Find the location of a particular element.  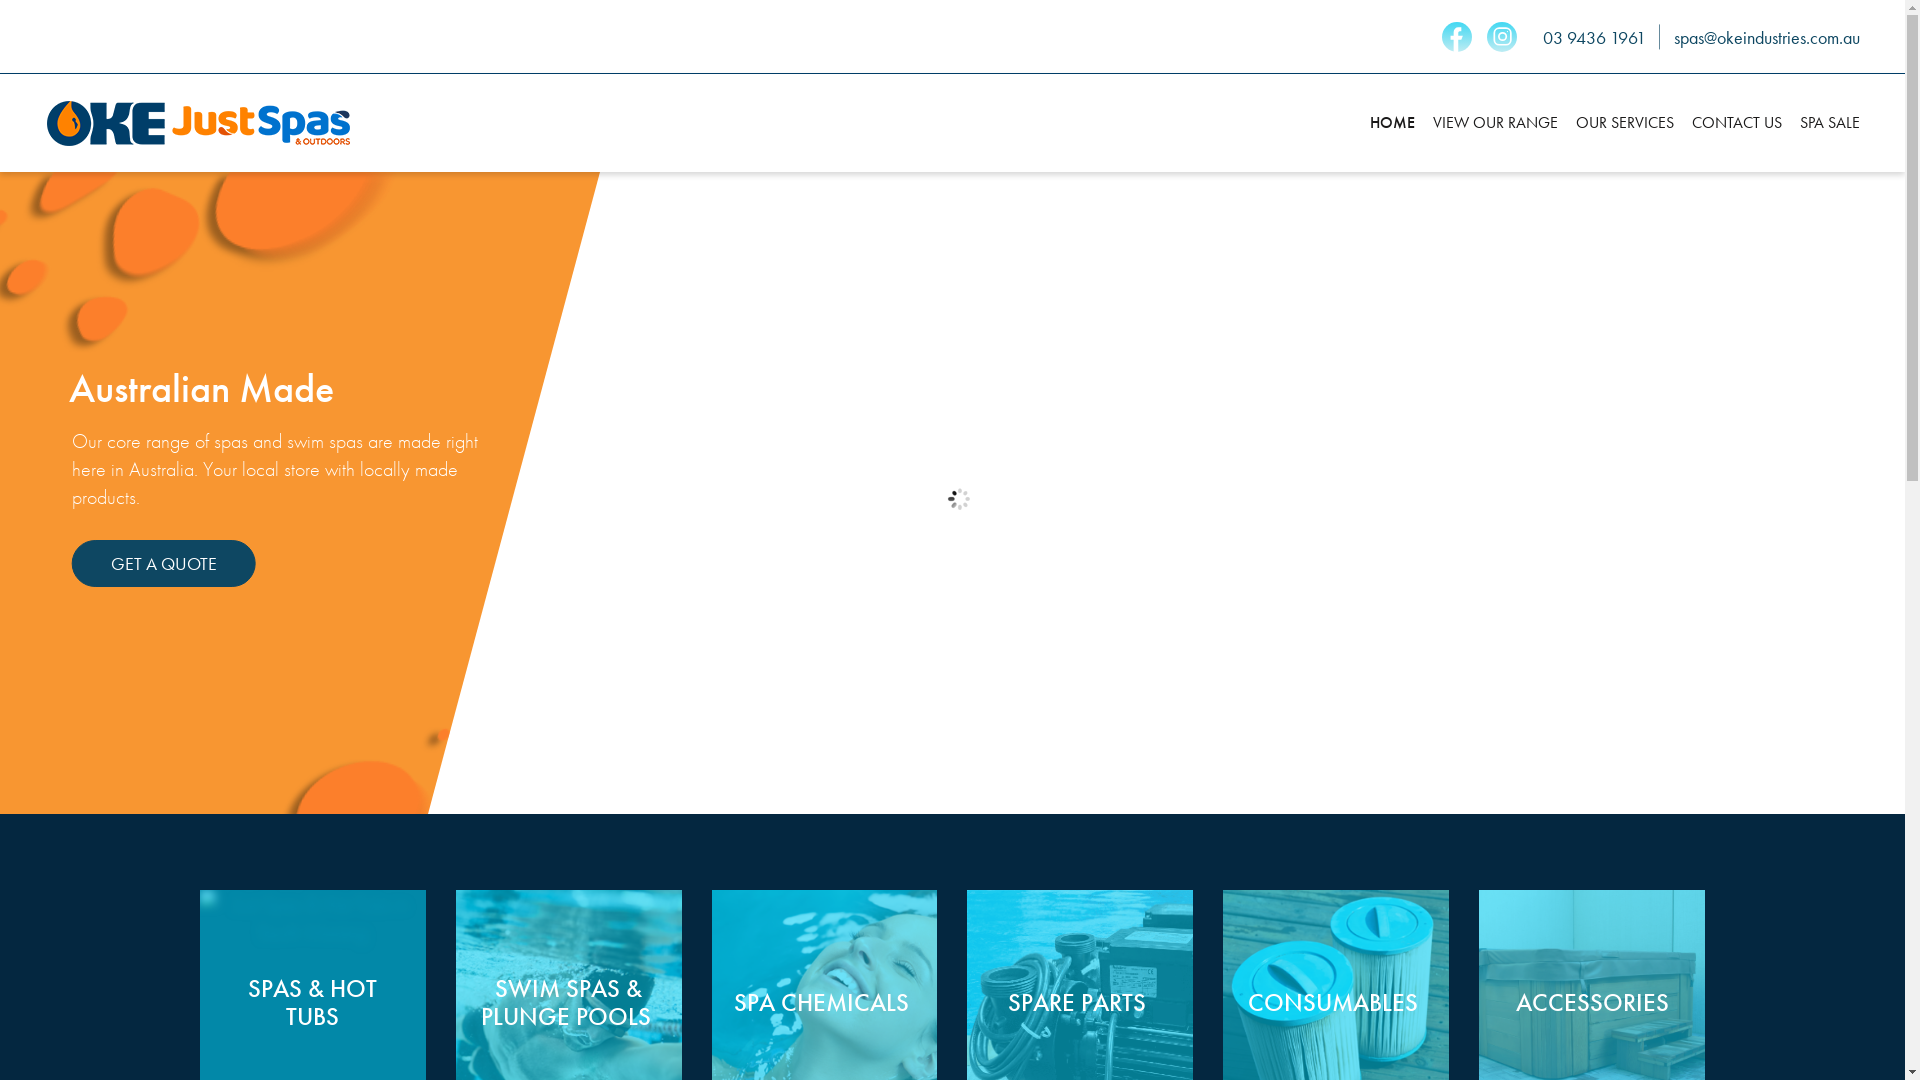

'CONTACT US' is located at coordinates (1736, 123).